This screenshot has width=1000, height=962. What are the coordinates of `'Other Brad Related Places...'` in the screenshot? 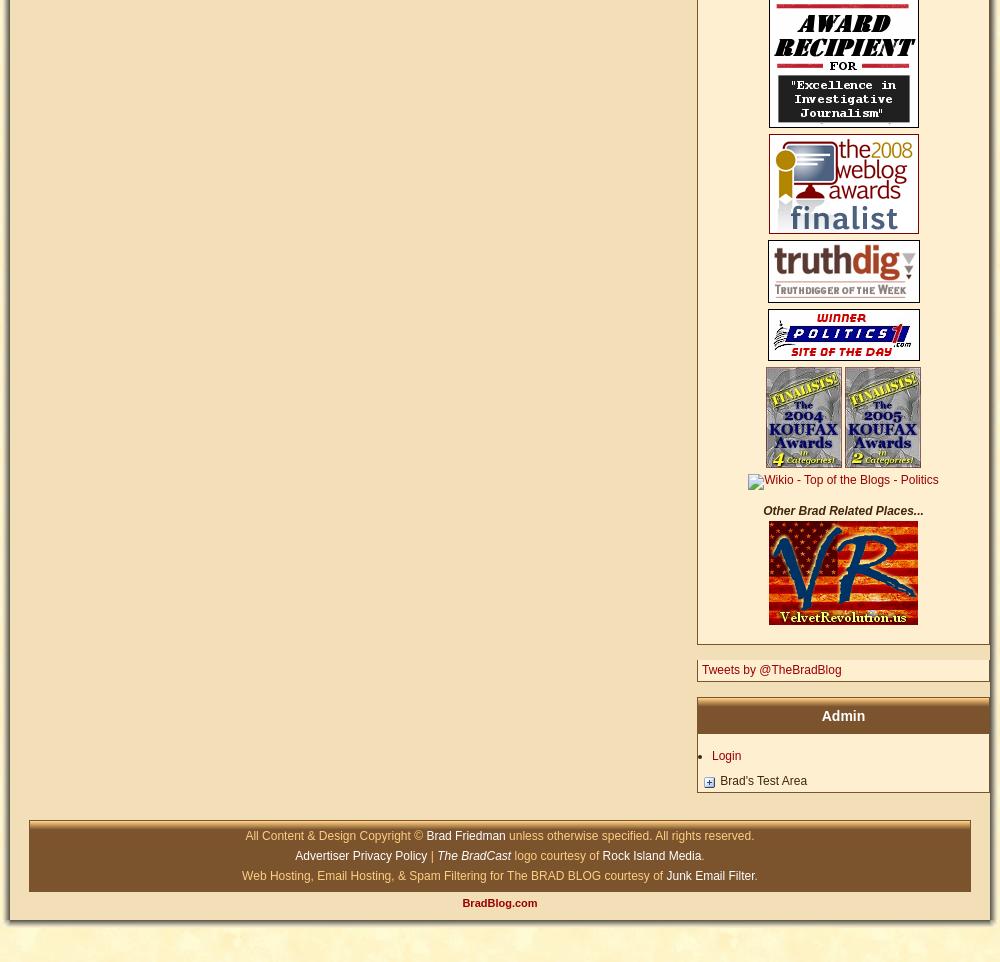 It's located at (842, 510).